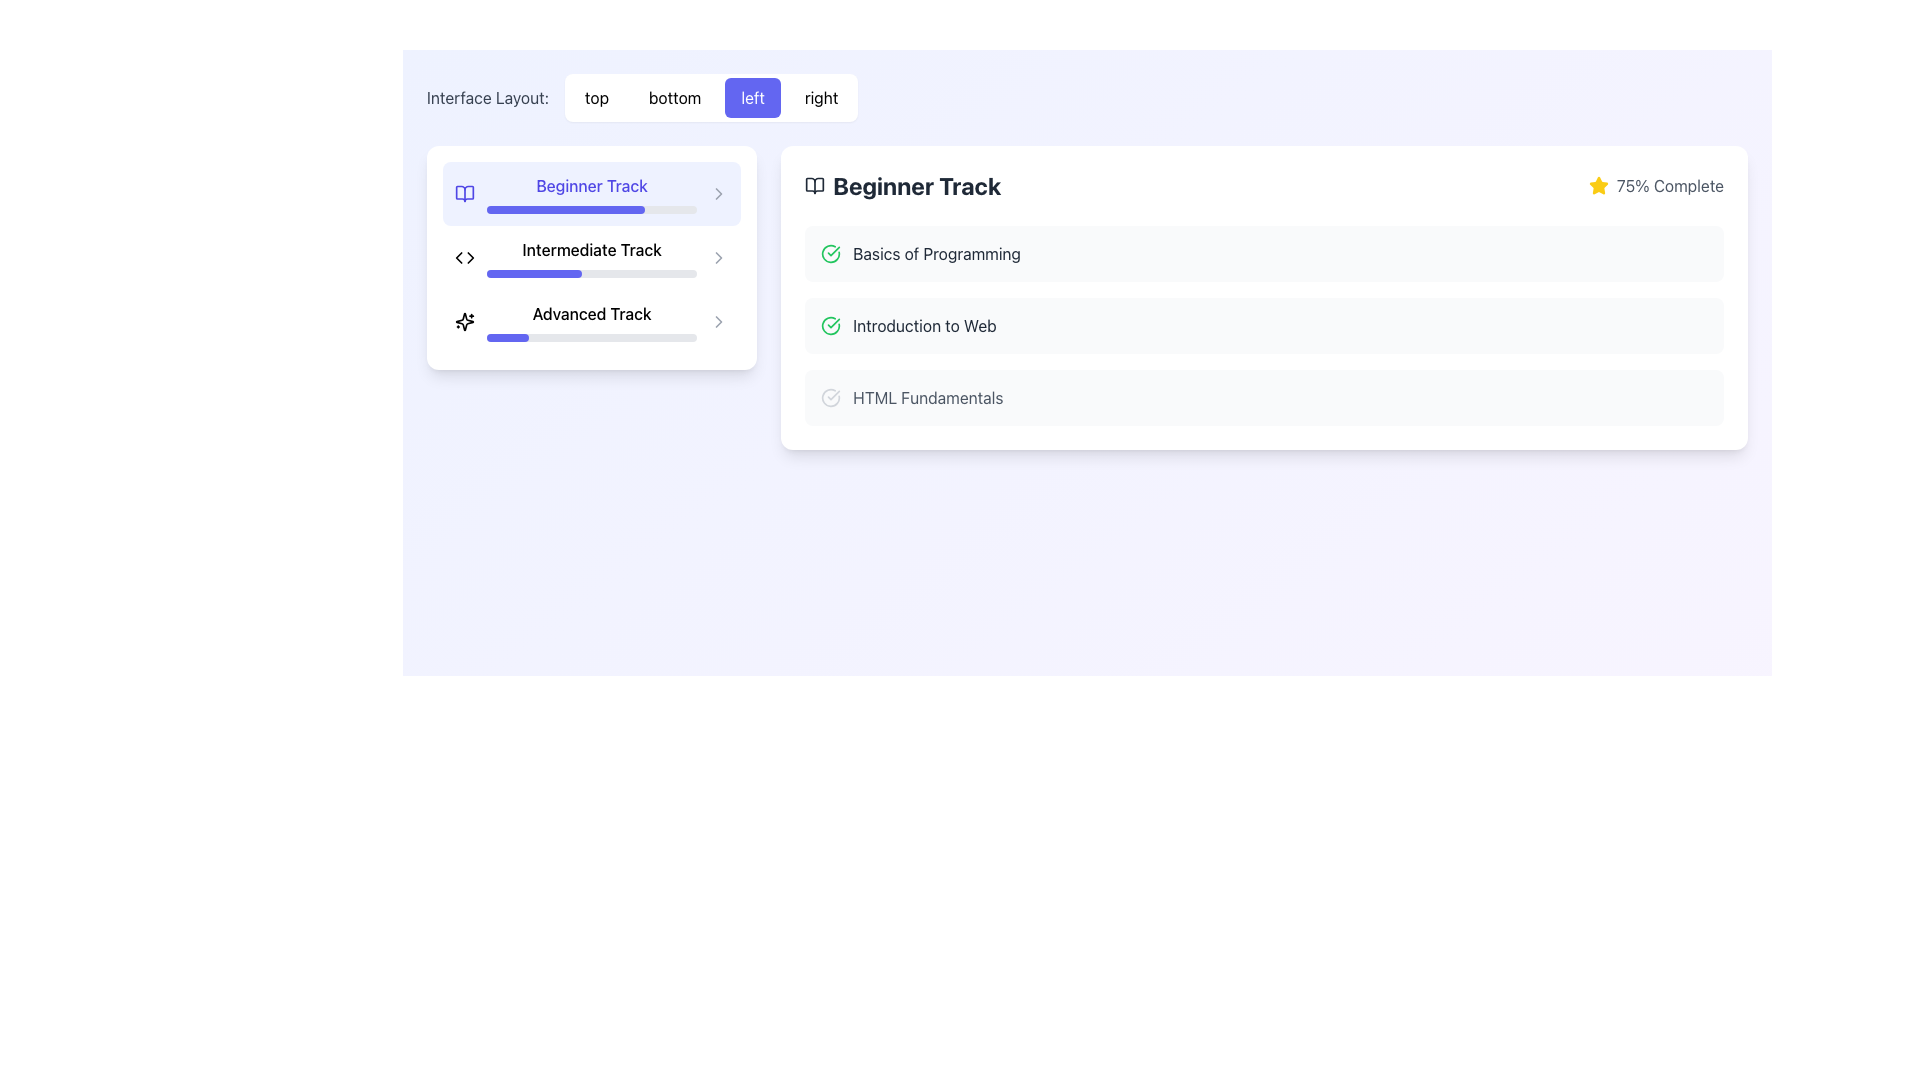 Image resolution: width=1920 pixels, height=1080 pixels. Describe the element at coordinates (534, 273) in the screenshot. I see `the leftmost segment of the horizontal progress bar, which is styled with a vivid indigo color and rounded edges, located beneath the 'Intermediate Track' label and icon` at that location.